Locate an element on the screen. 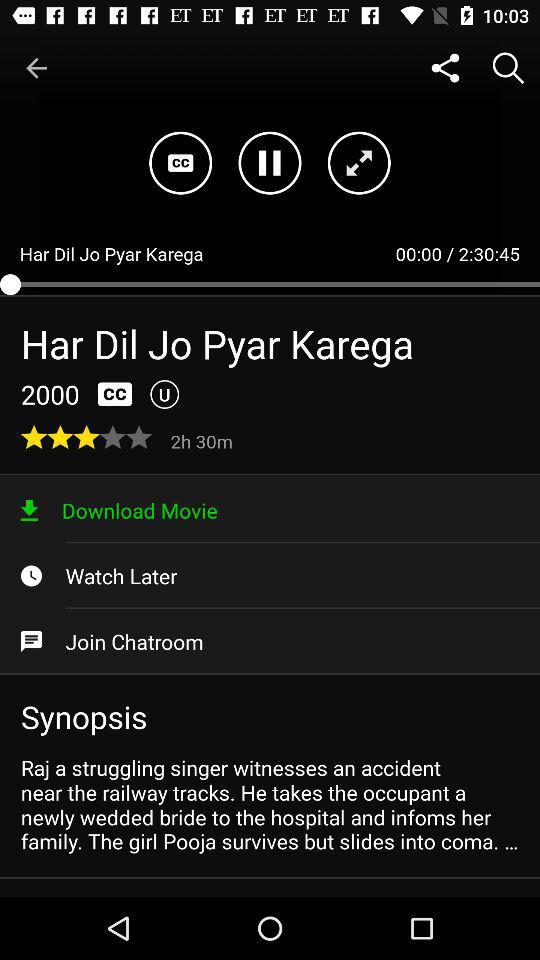 The height and width of the screenshot is (960, 540). the item above the synopsis item is located at coordinates (270, 640).